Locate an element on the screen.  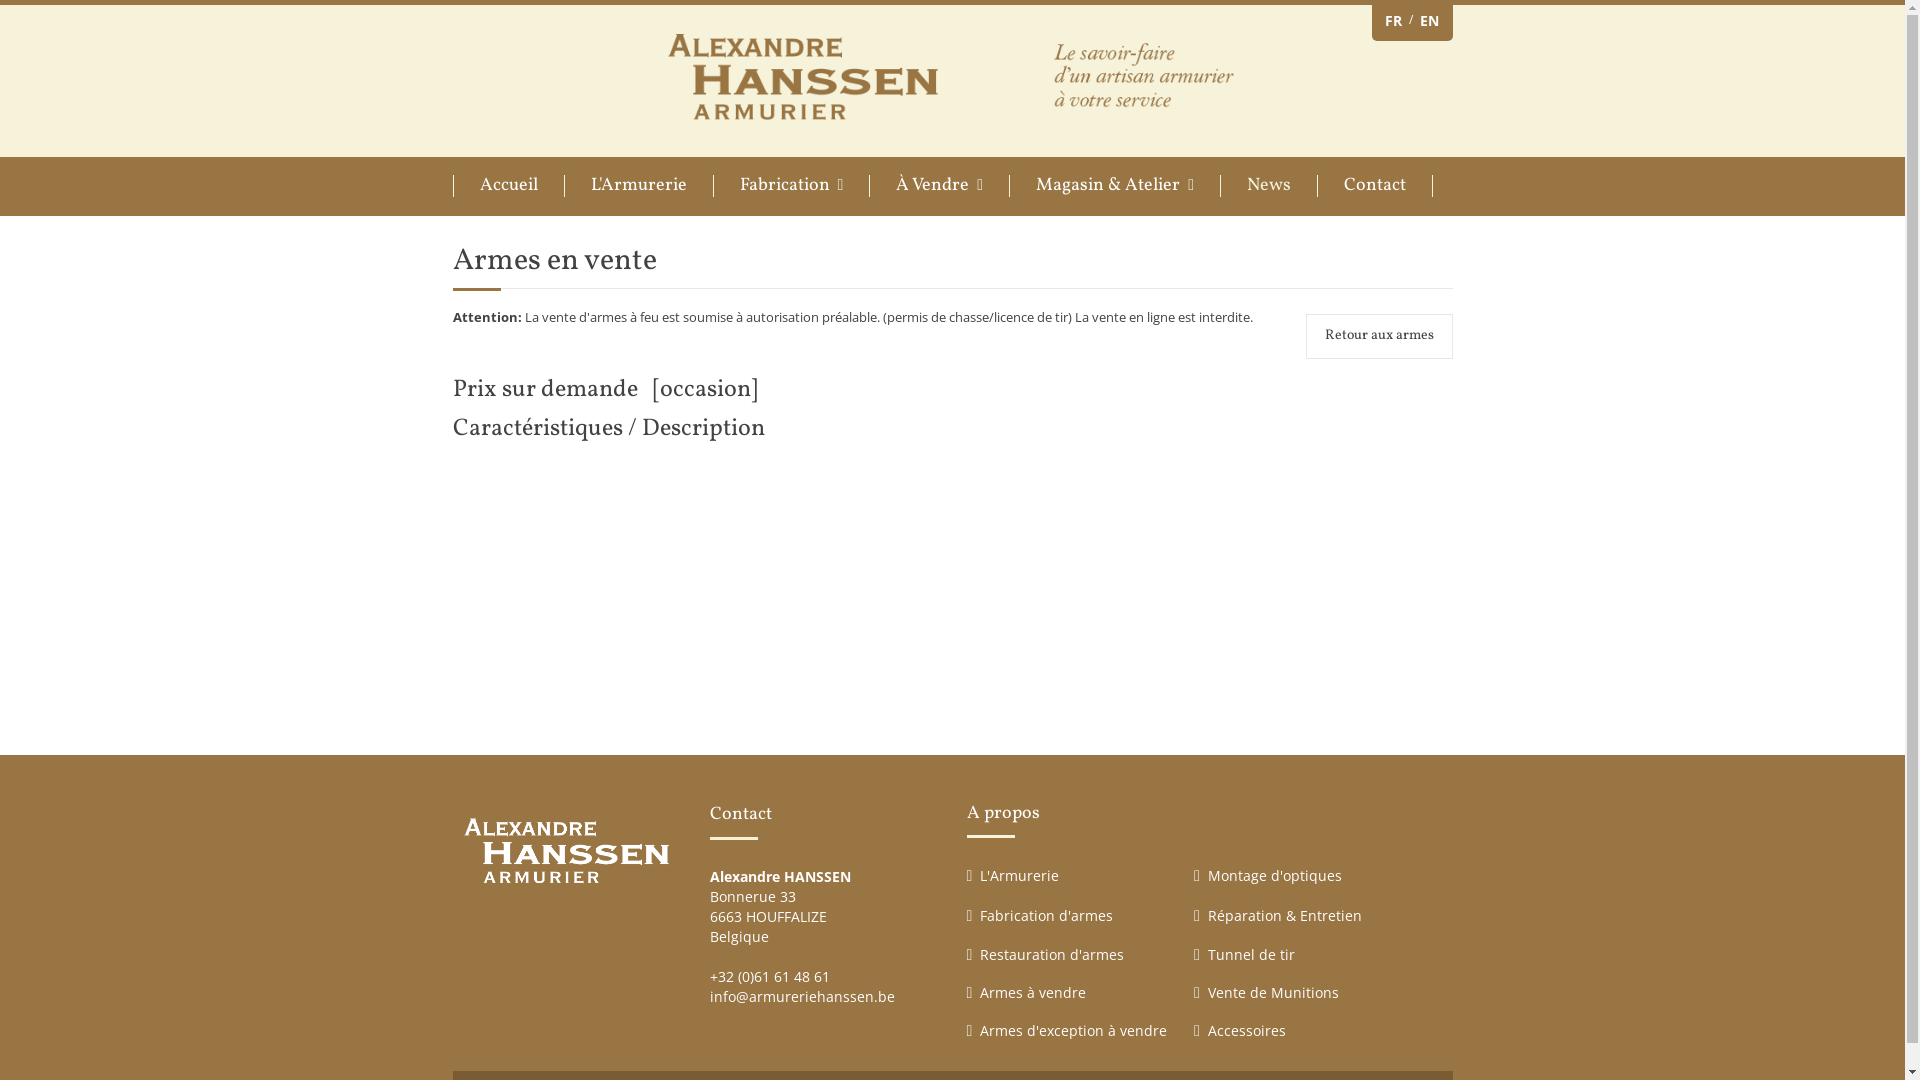
'Tunnel de tir' is located at coordinates (1250, 952).